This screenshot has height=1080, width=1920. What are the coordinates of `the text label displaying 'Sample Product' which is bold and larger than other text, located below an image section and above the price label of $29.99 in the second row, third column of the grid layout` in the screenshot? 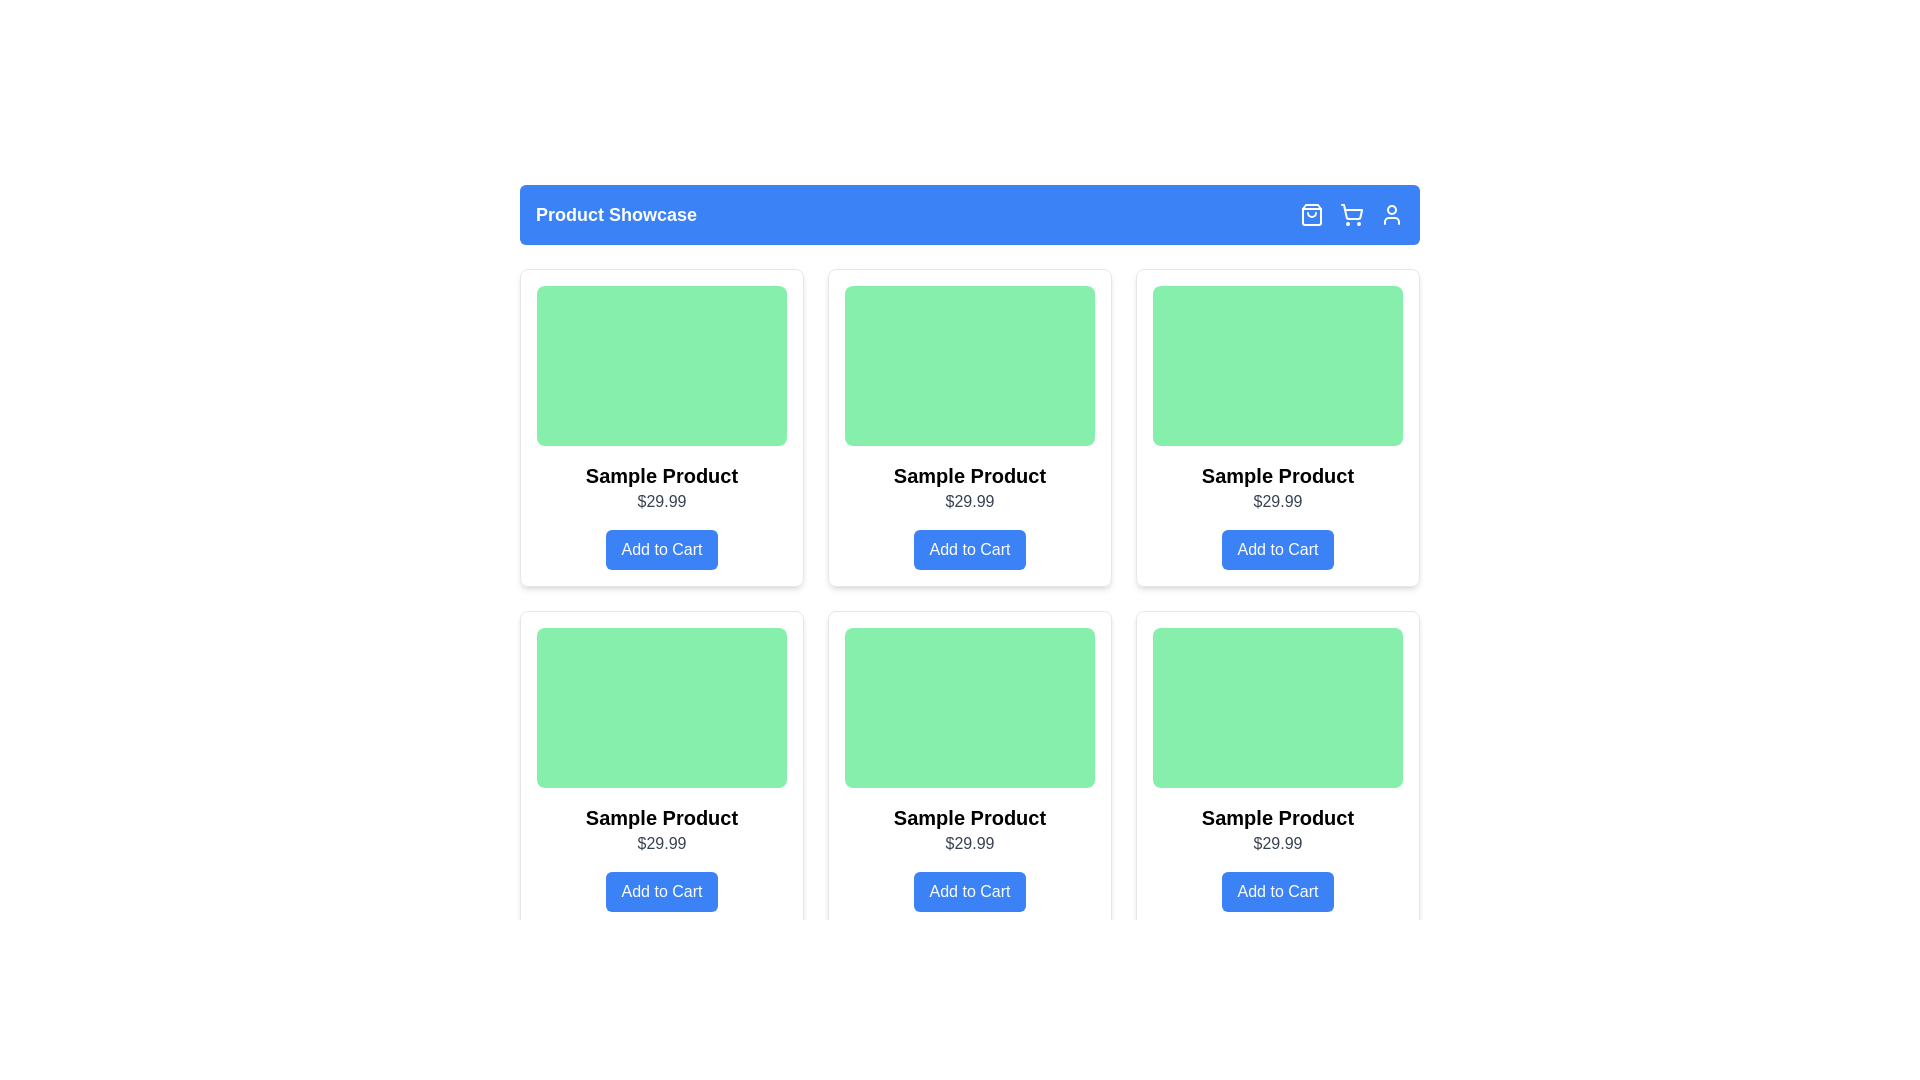 It's located at (1276, 817).